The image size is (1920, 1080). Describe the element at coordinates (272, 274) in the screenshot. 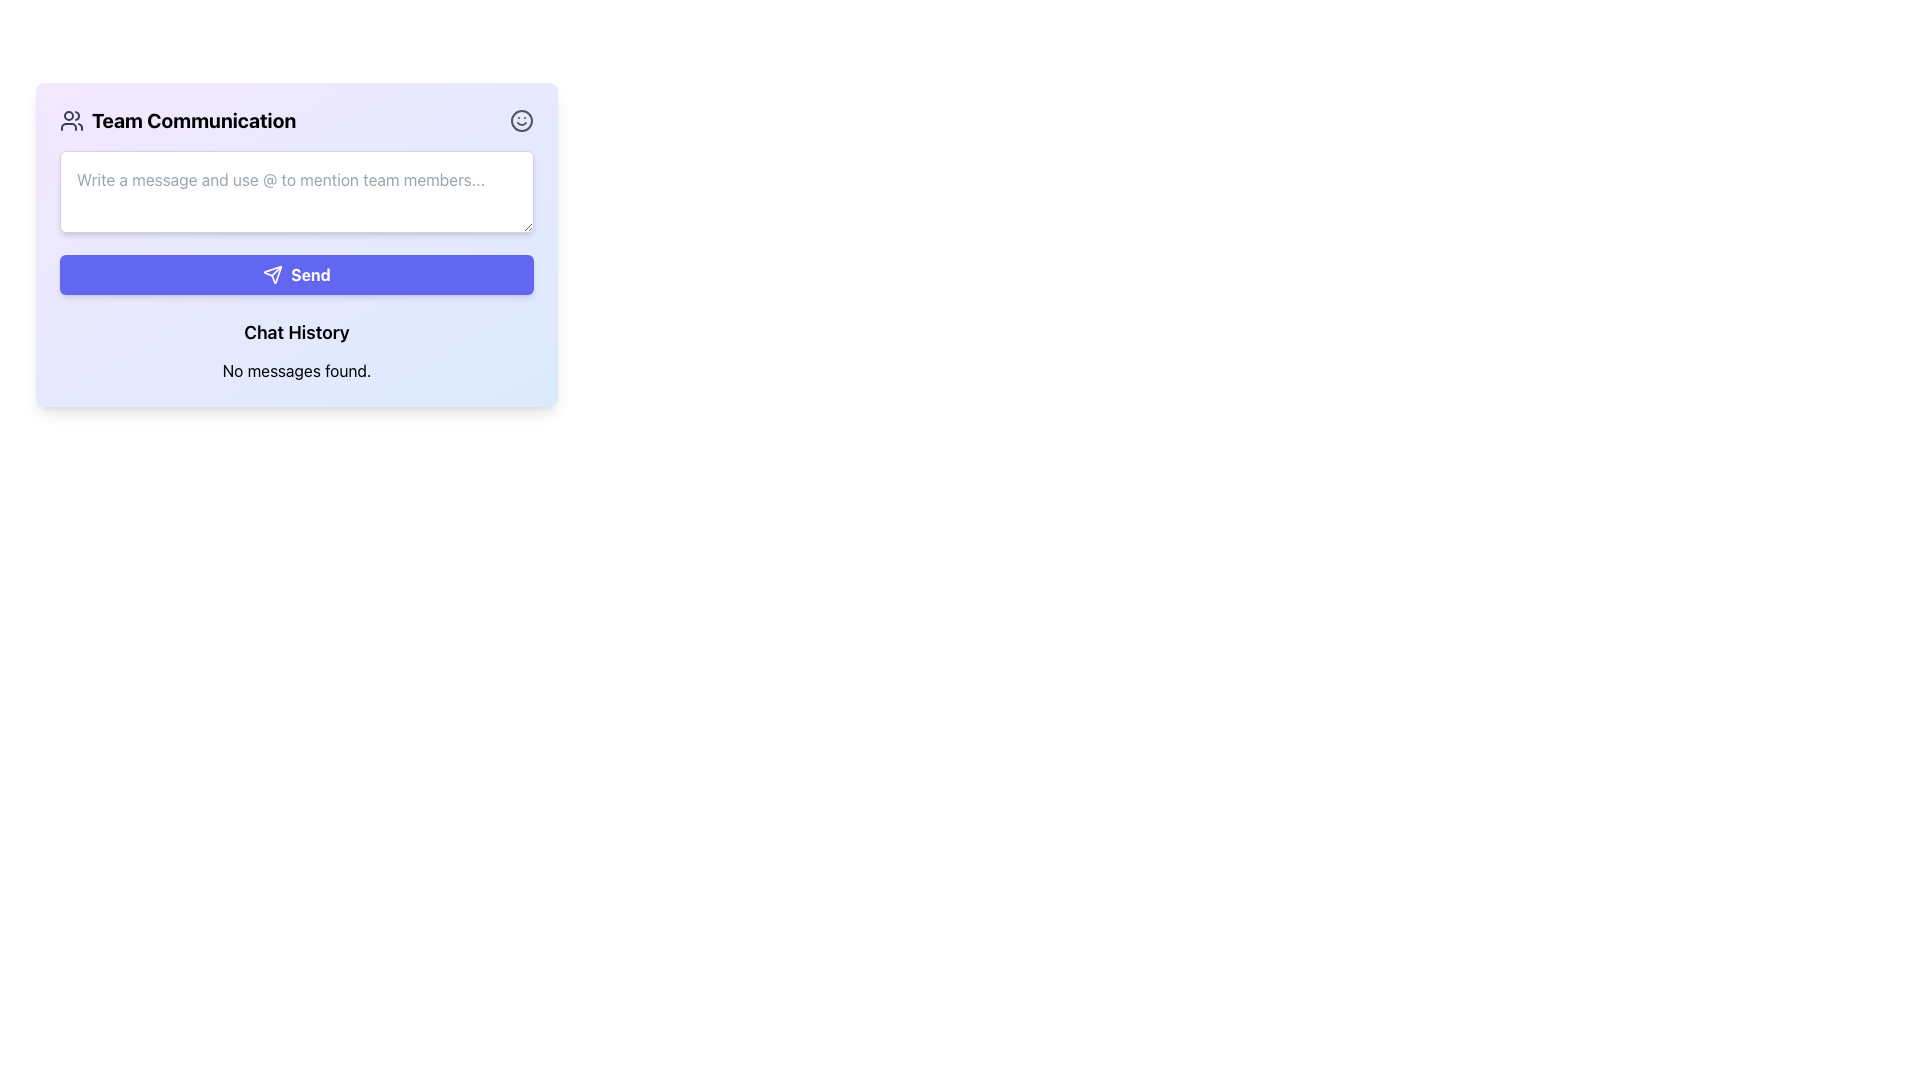

I see `the 'Send' button icon that represents the action of sending a message, located below the input field` at that location.